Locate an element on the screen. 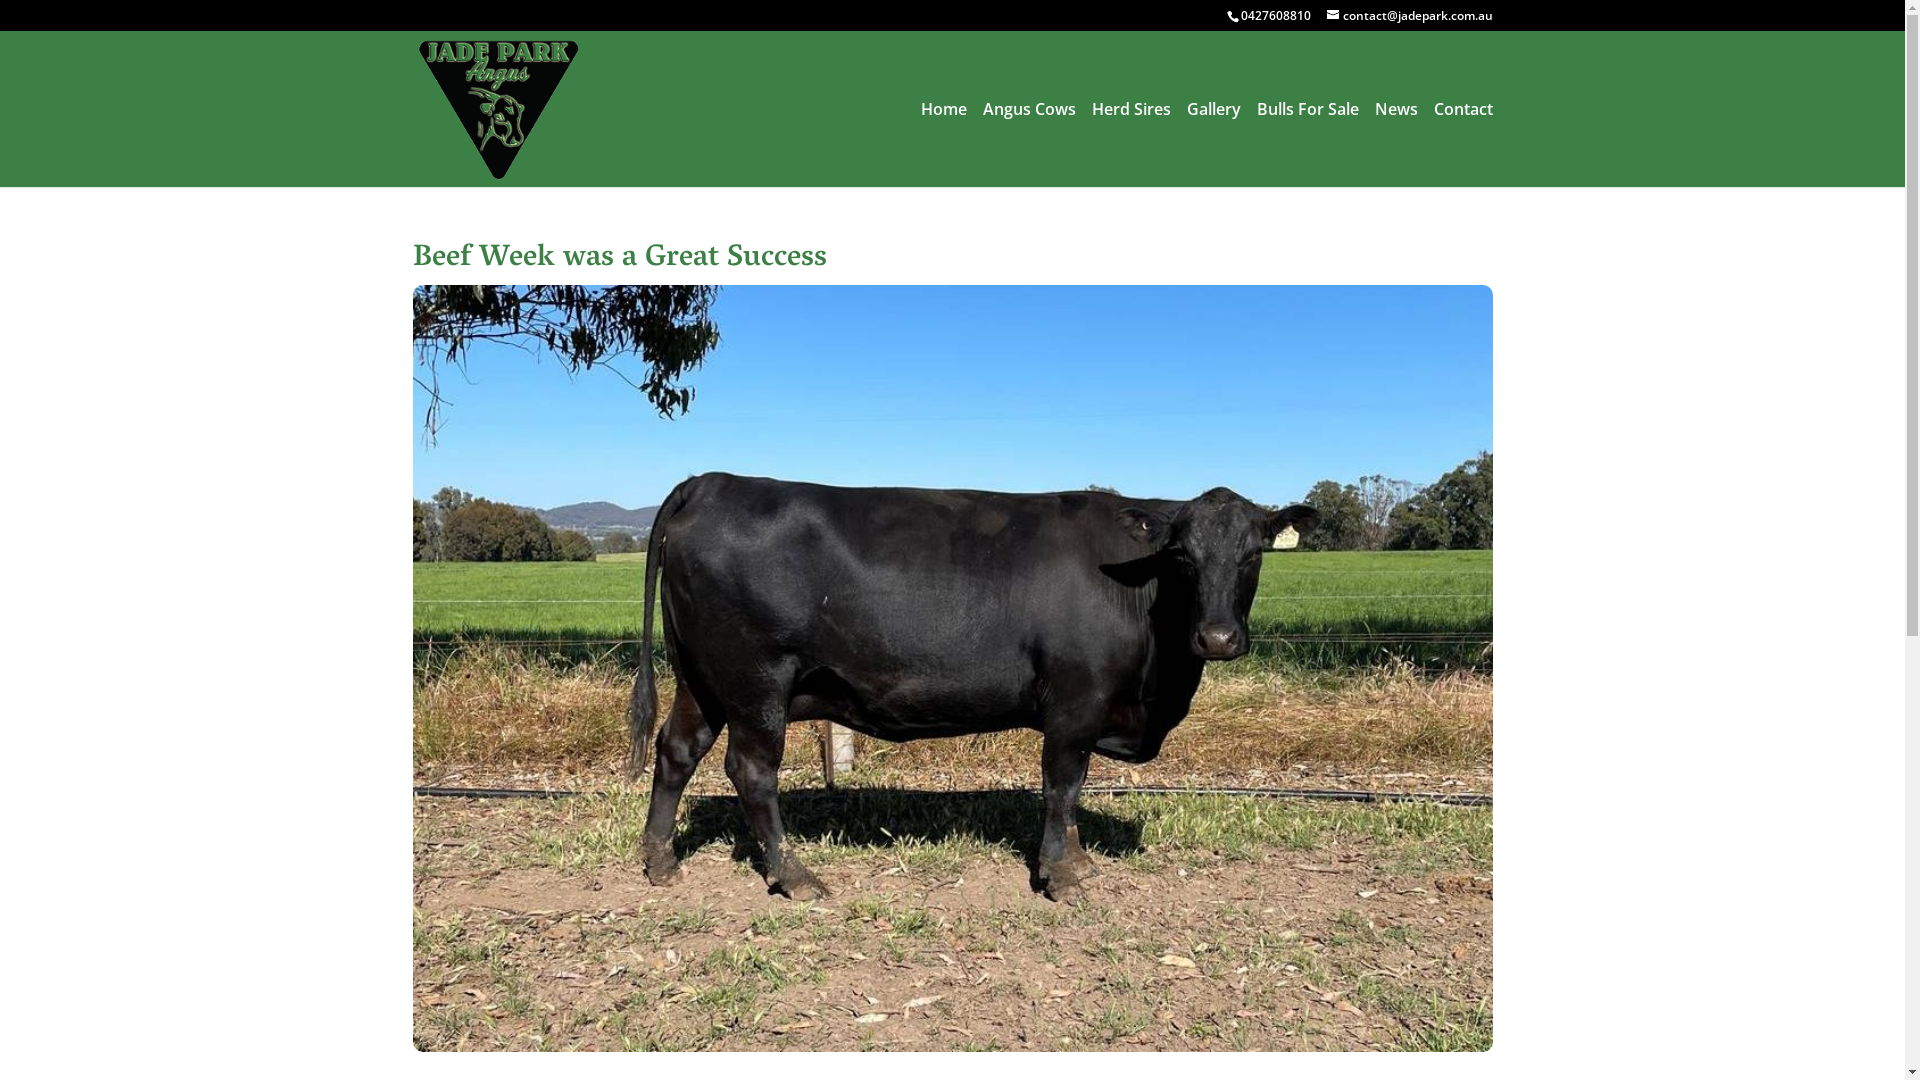  'News' is located at coordinates (1394, 143).